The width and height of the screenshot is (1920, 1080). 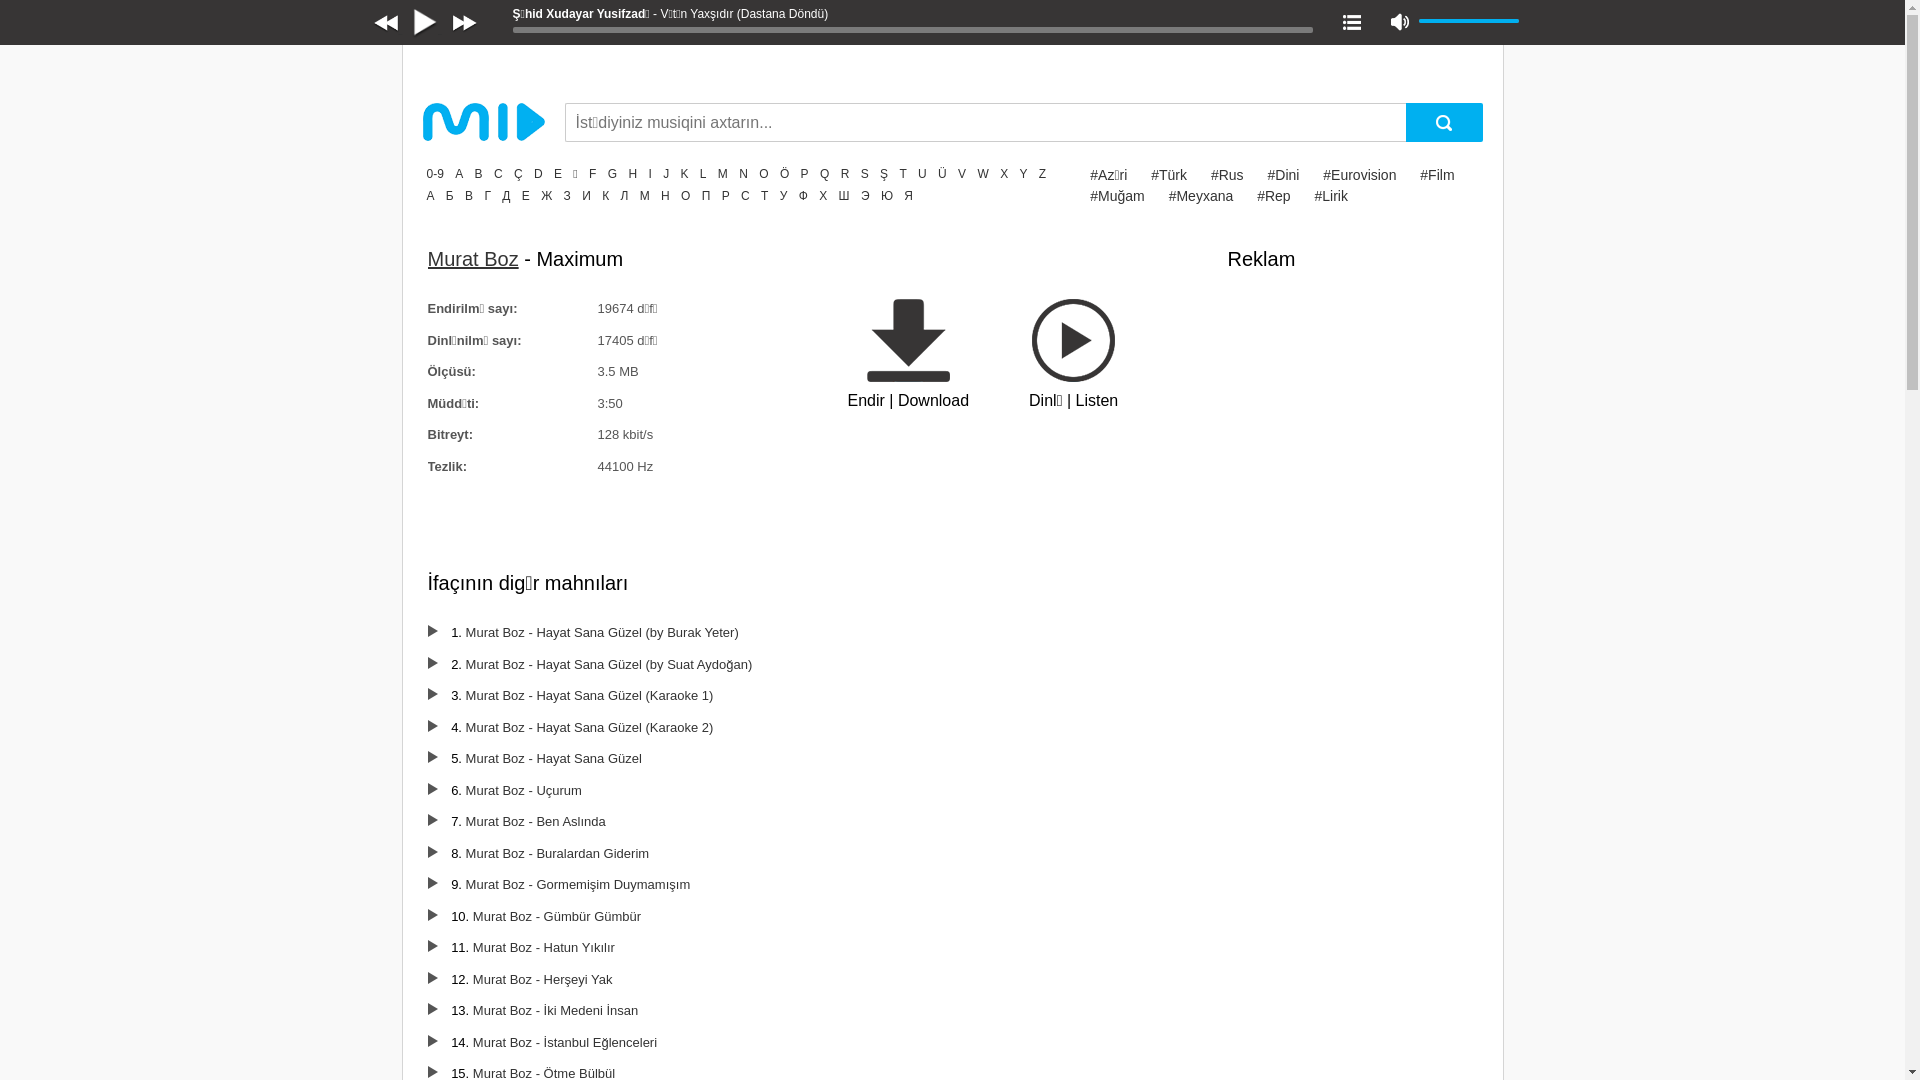 What do you see at coordinates (1041, 172) in the screenshot?
I see `'Z'` at bounding box center [1041, 172].